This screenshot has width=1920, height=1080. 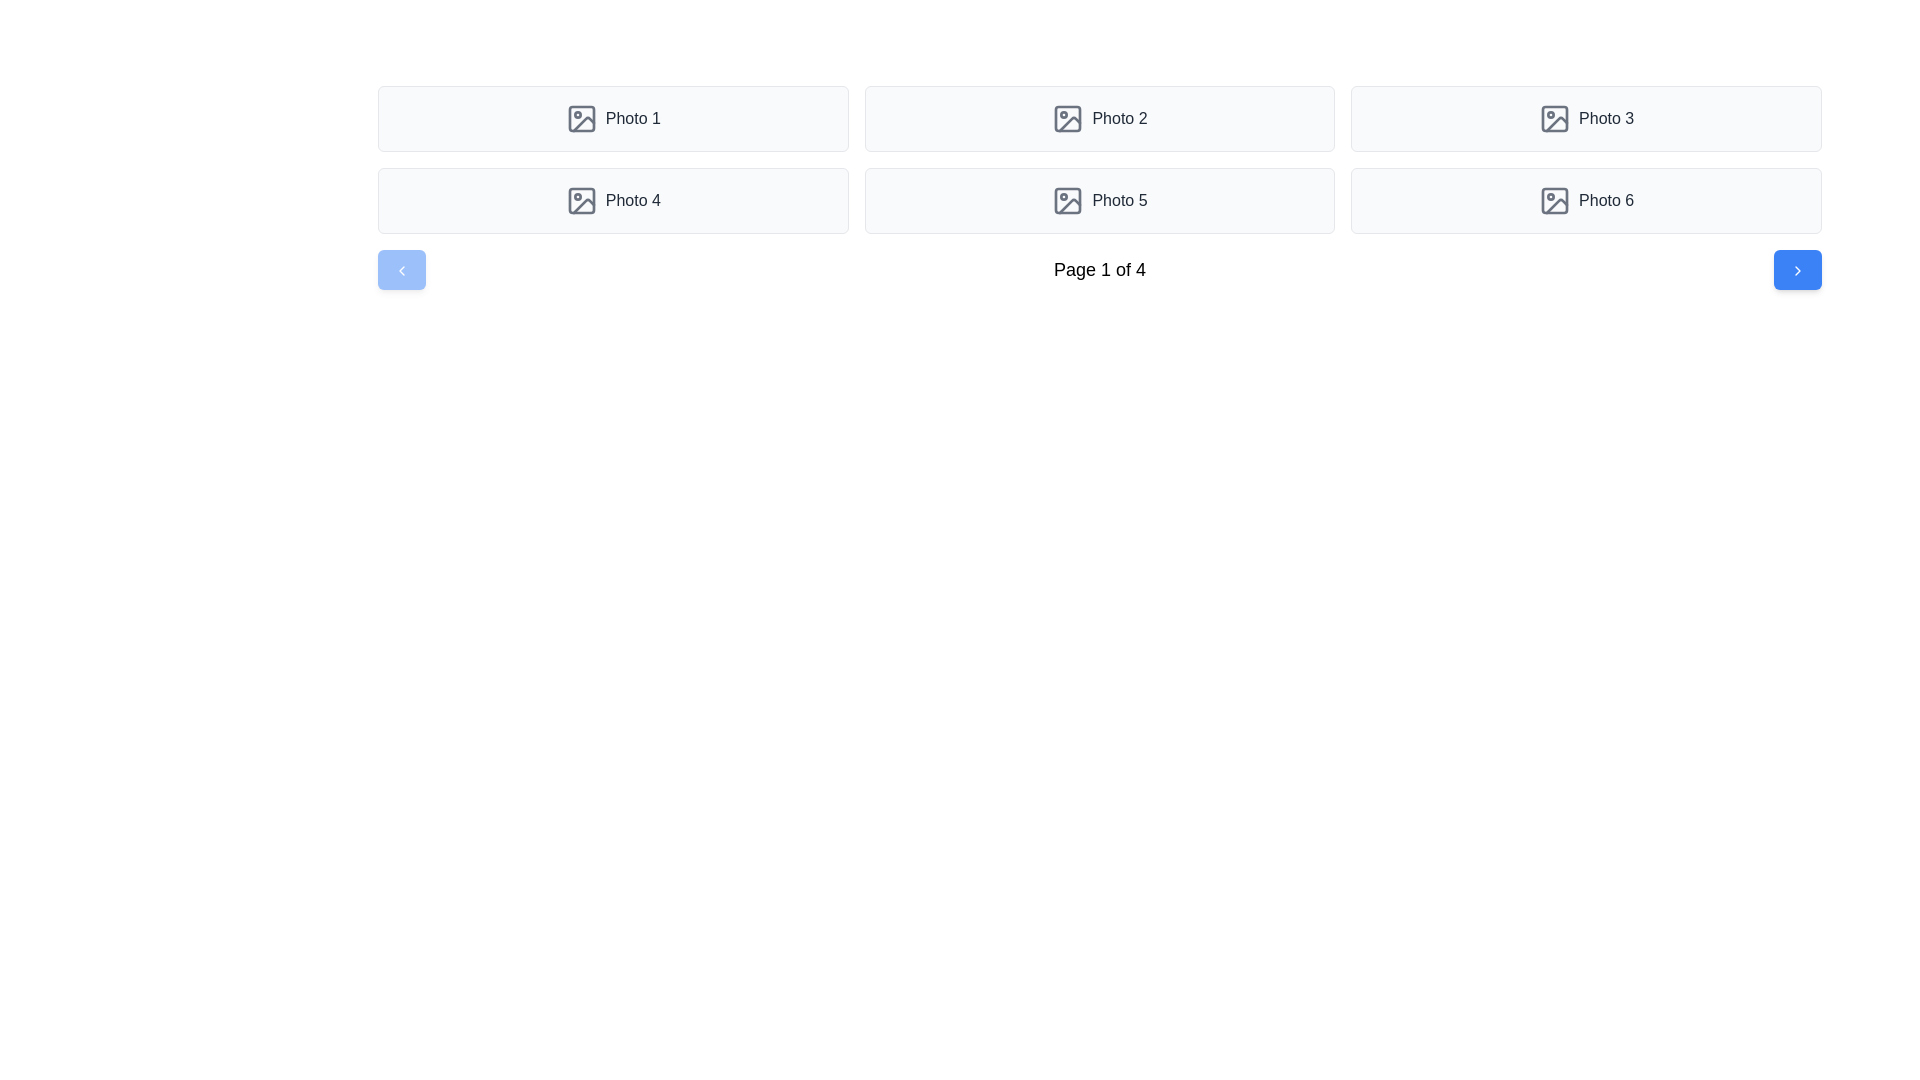 What do you see at coordinates (1585, 119) in the screenshot?
I see `the interactive card displaying 'Photo 3' located in the top row, rightmost column of the grid` at bounding box center [1585, 119].